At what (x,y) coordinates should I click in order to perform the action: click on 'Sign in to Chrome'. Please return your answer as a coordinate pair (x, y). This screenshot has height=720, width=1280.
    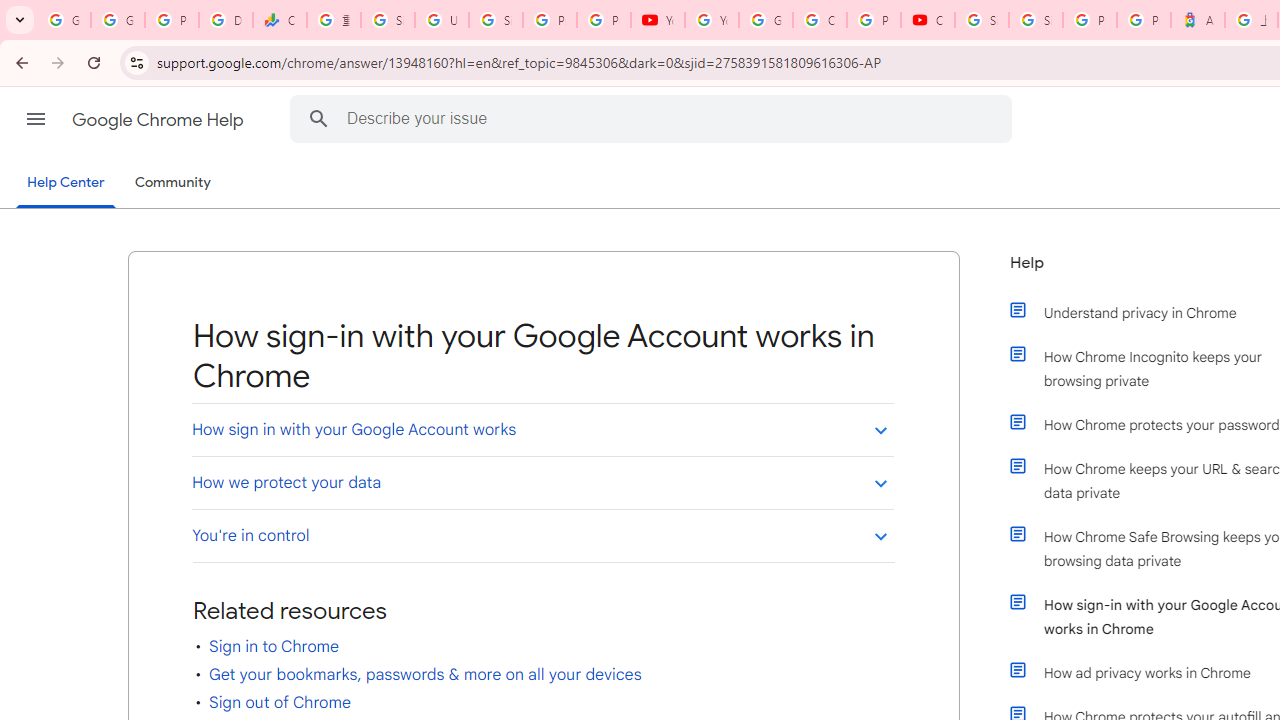
    Looking at the image, I should click on (273, 646).